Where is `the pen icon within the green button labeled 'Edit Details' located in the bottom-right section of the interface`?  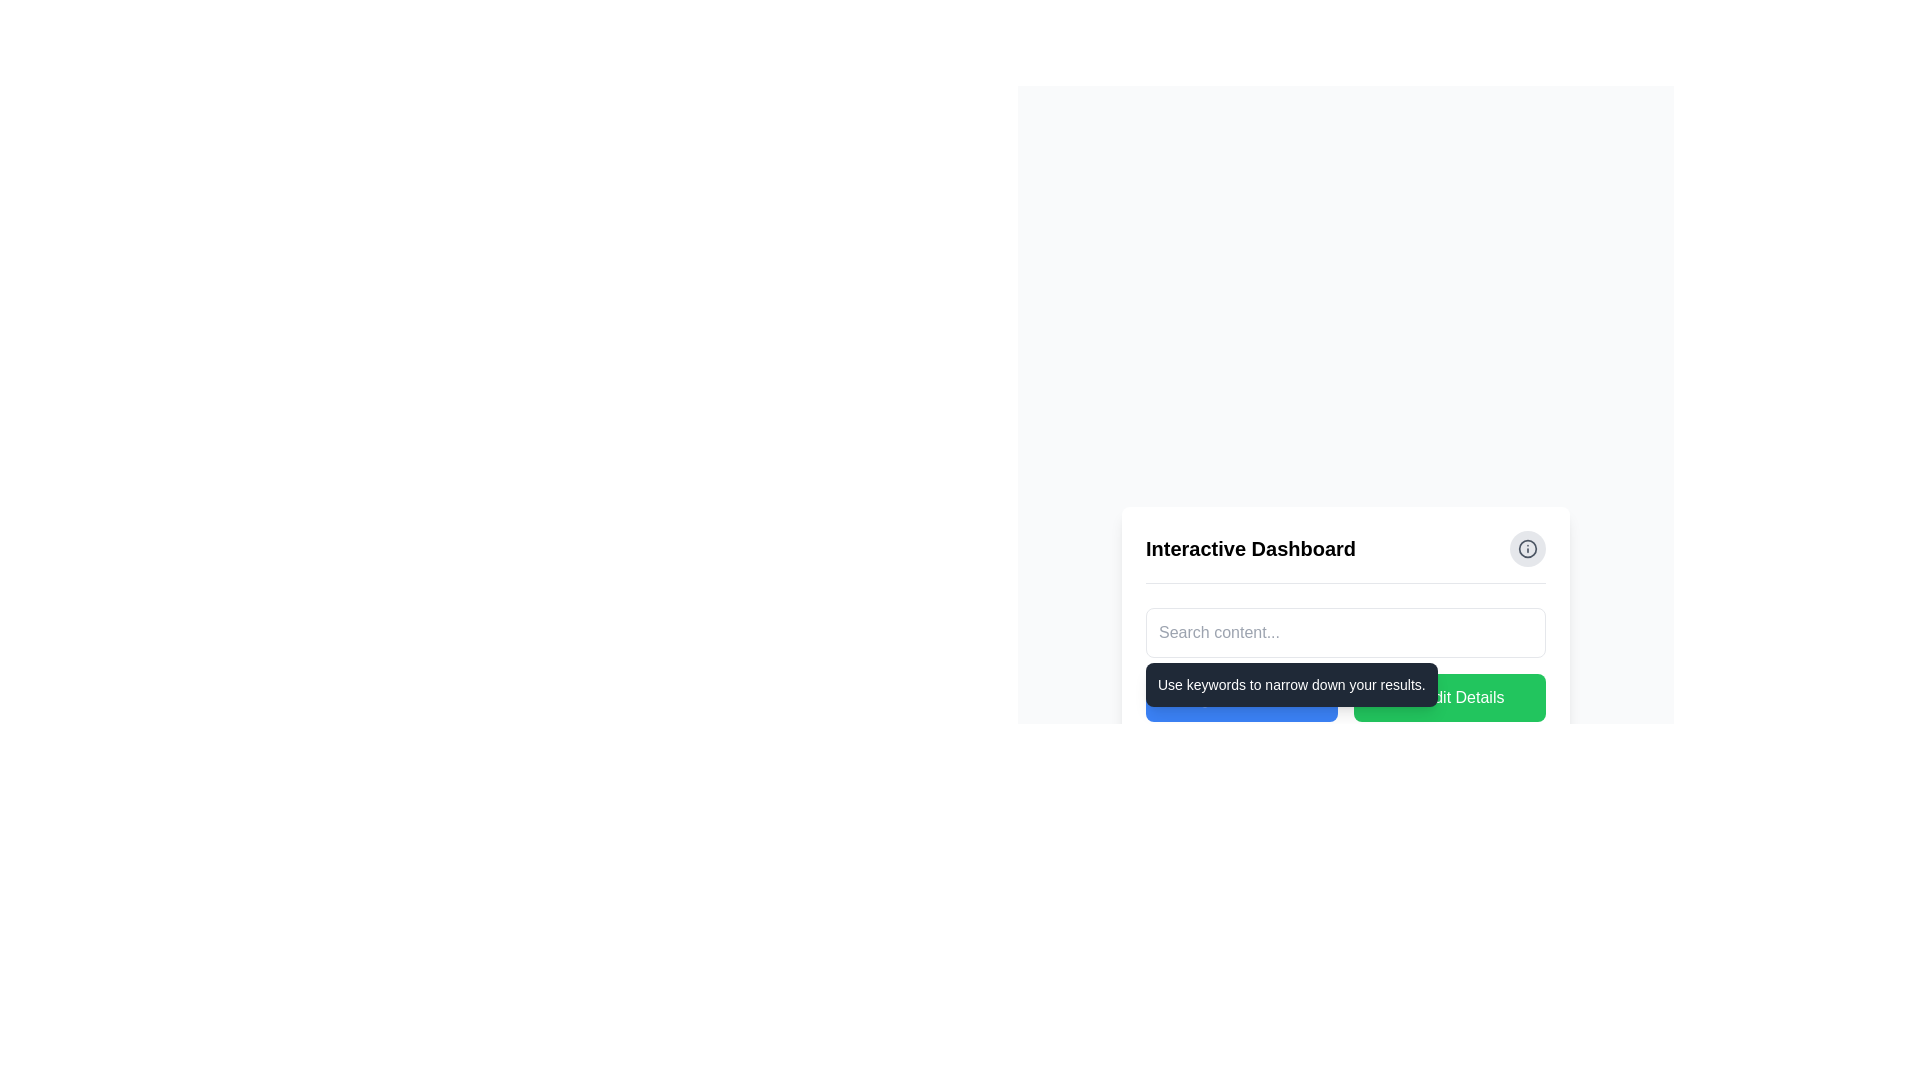 the pen icon within the green button labeled 'Edit Details' located in the bottom-right section of the interface is located at coordinates (1404, 696).